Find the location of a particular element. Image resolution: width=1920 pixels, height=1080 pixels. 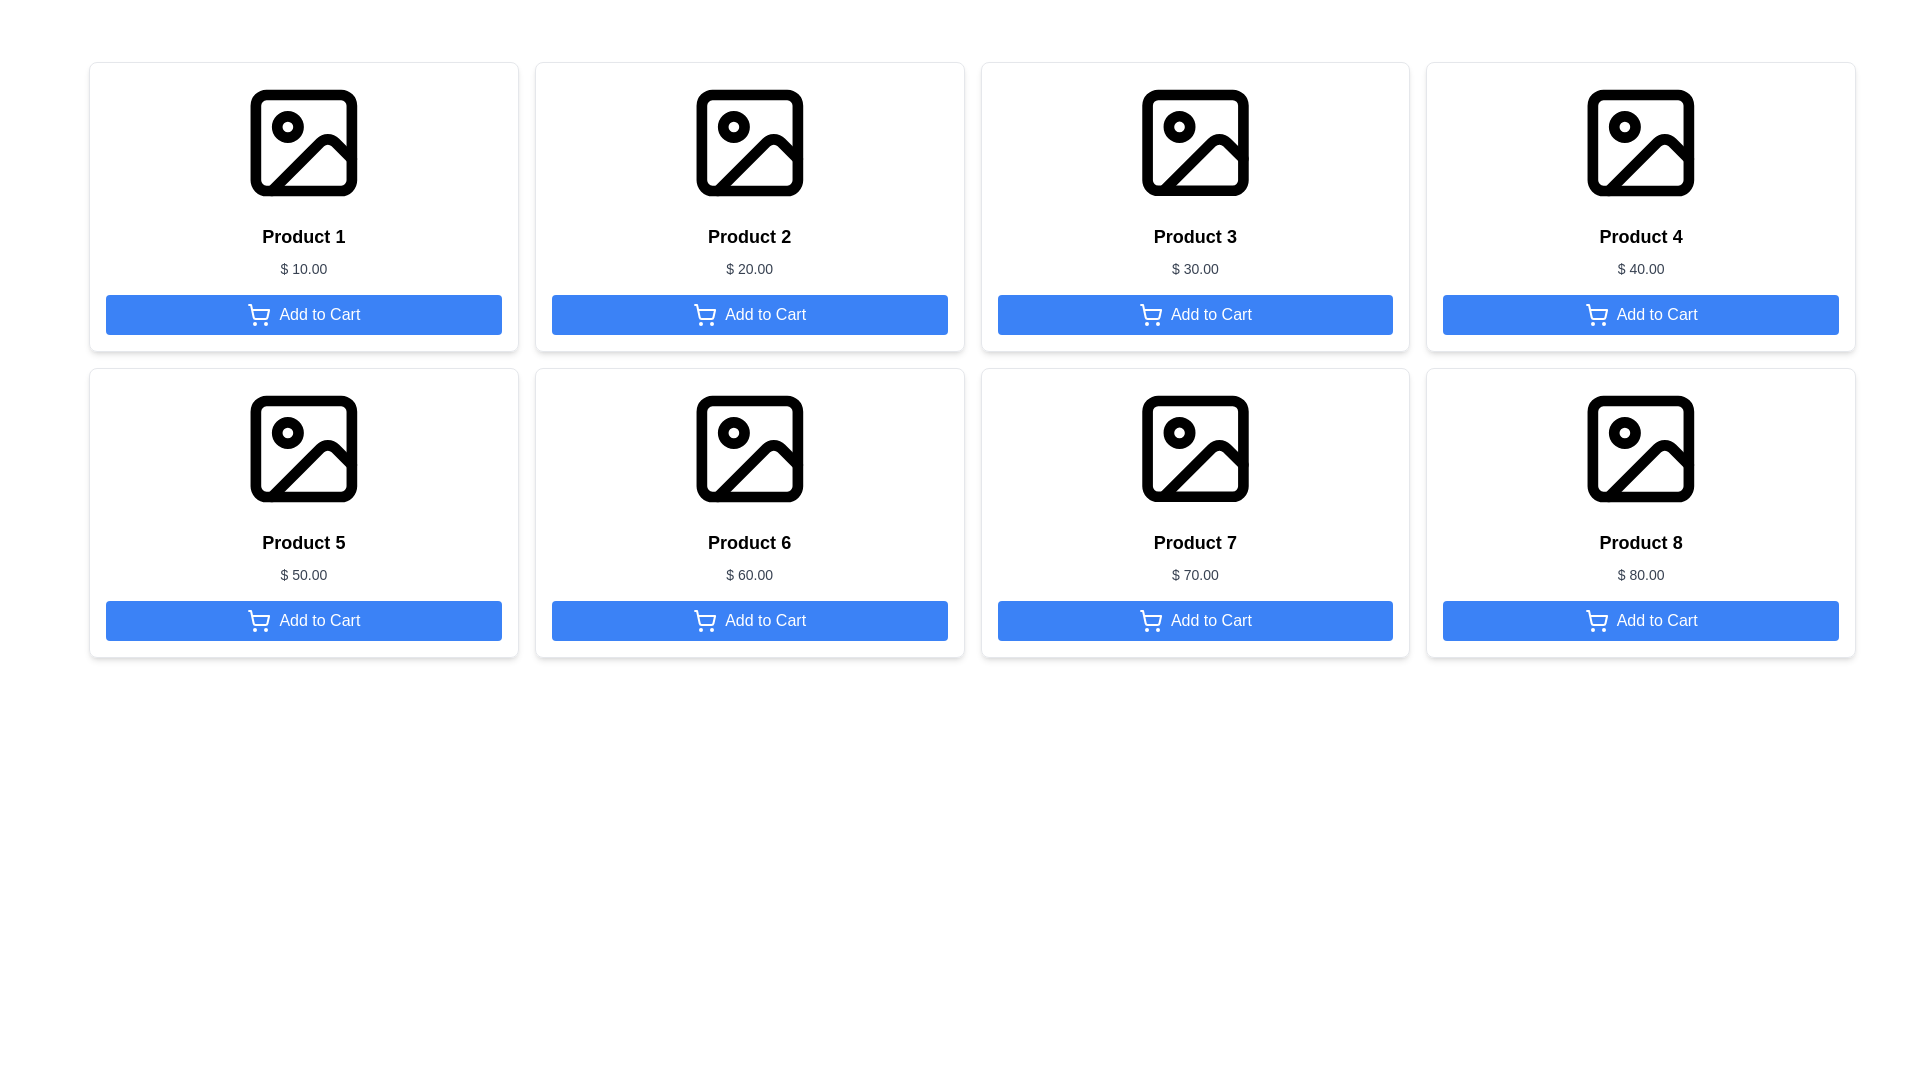

the shopping cart icon, which is outlined in black and located inside the 'Add to Cart' button for 'Product 6' priced at $60 is located at coordinates (705, 617).